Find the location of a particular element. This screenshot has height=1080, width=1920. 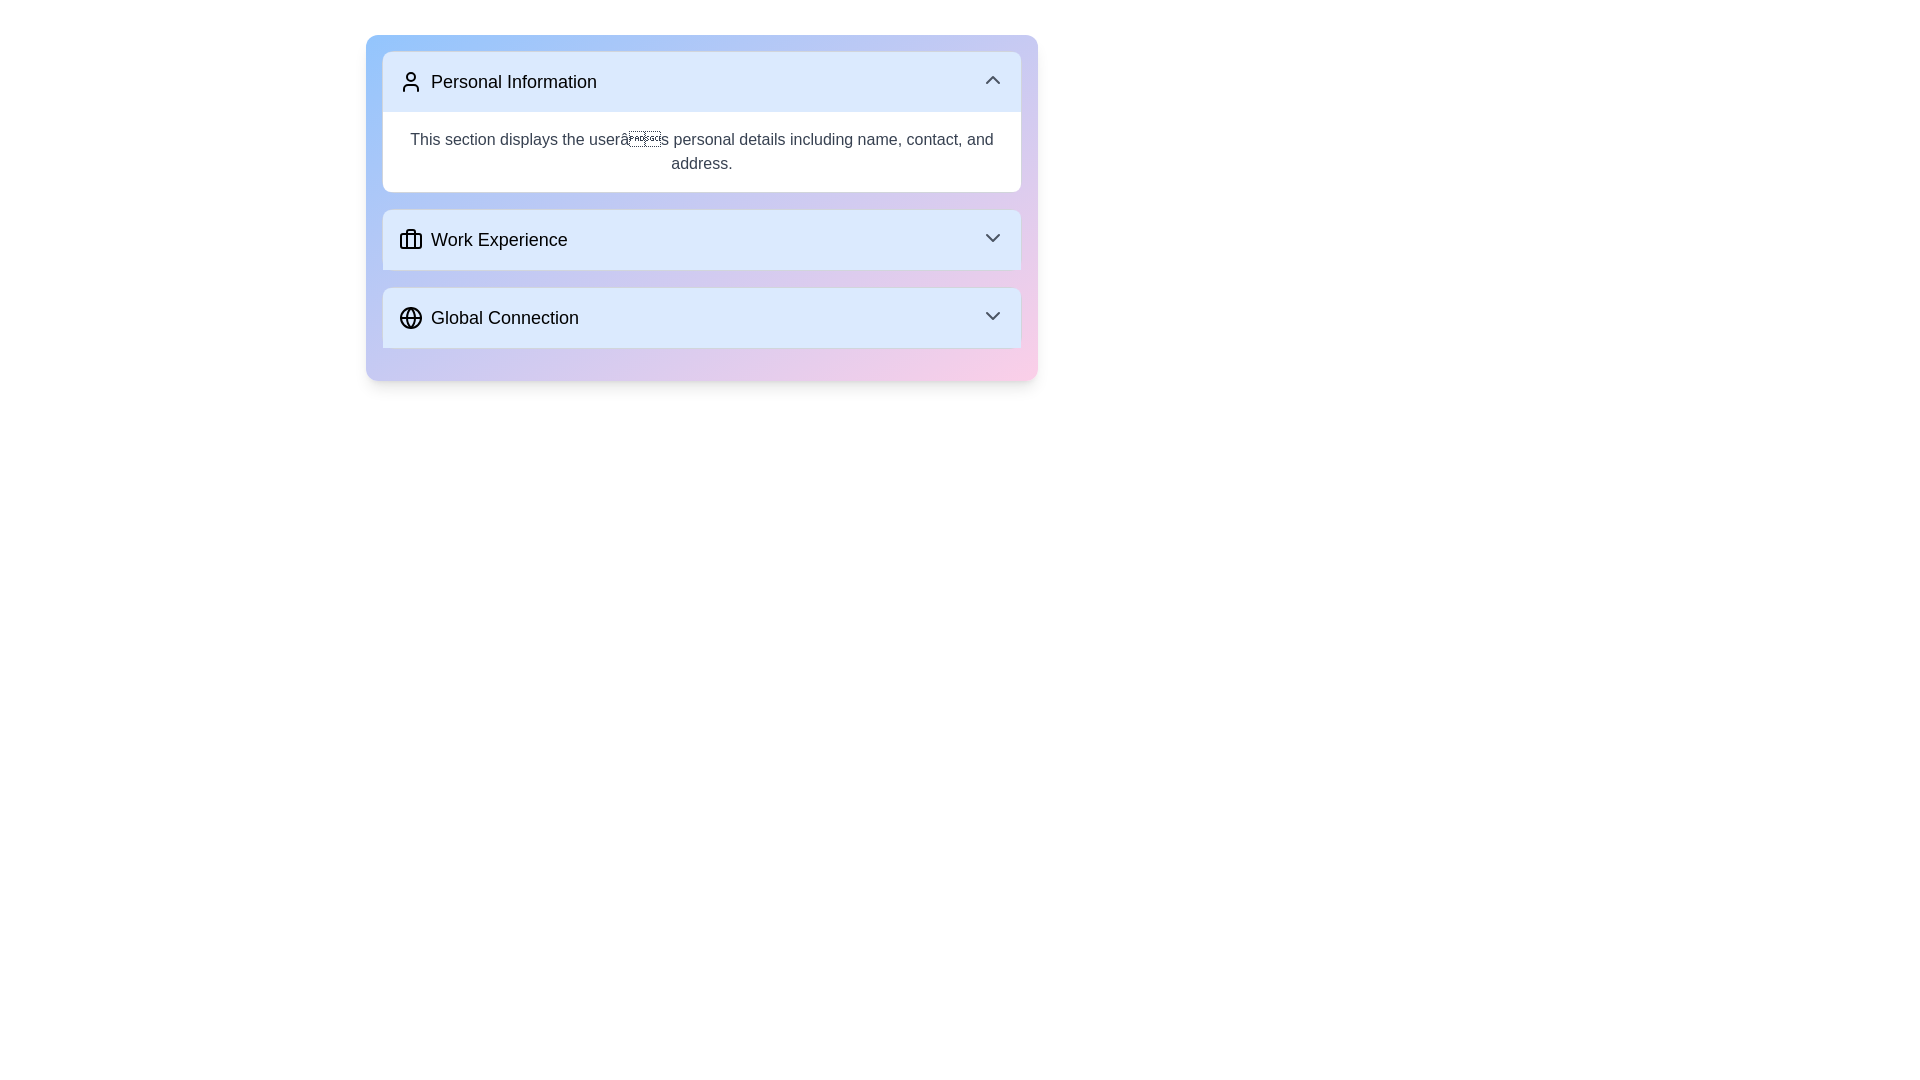

the globe-shaped icon located in the third section of the interface, next to the 'Global Connection' text is located at coordinates (410, 316).